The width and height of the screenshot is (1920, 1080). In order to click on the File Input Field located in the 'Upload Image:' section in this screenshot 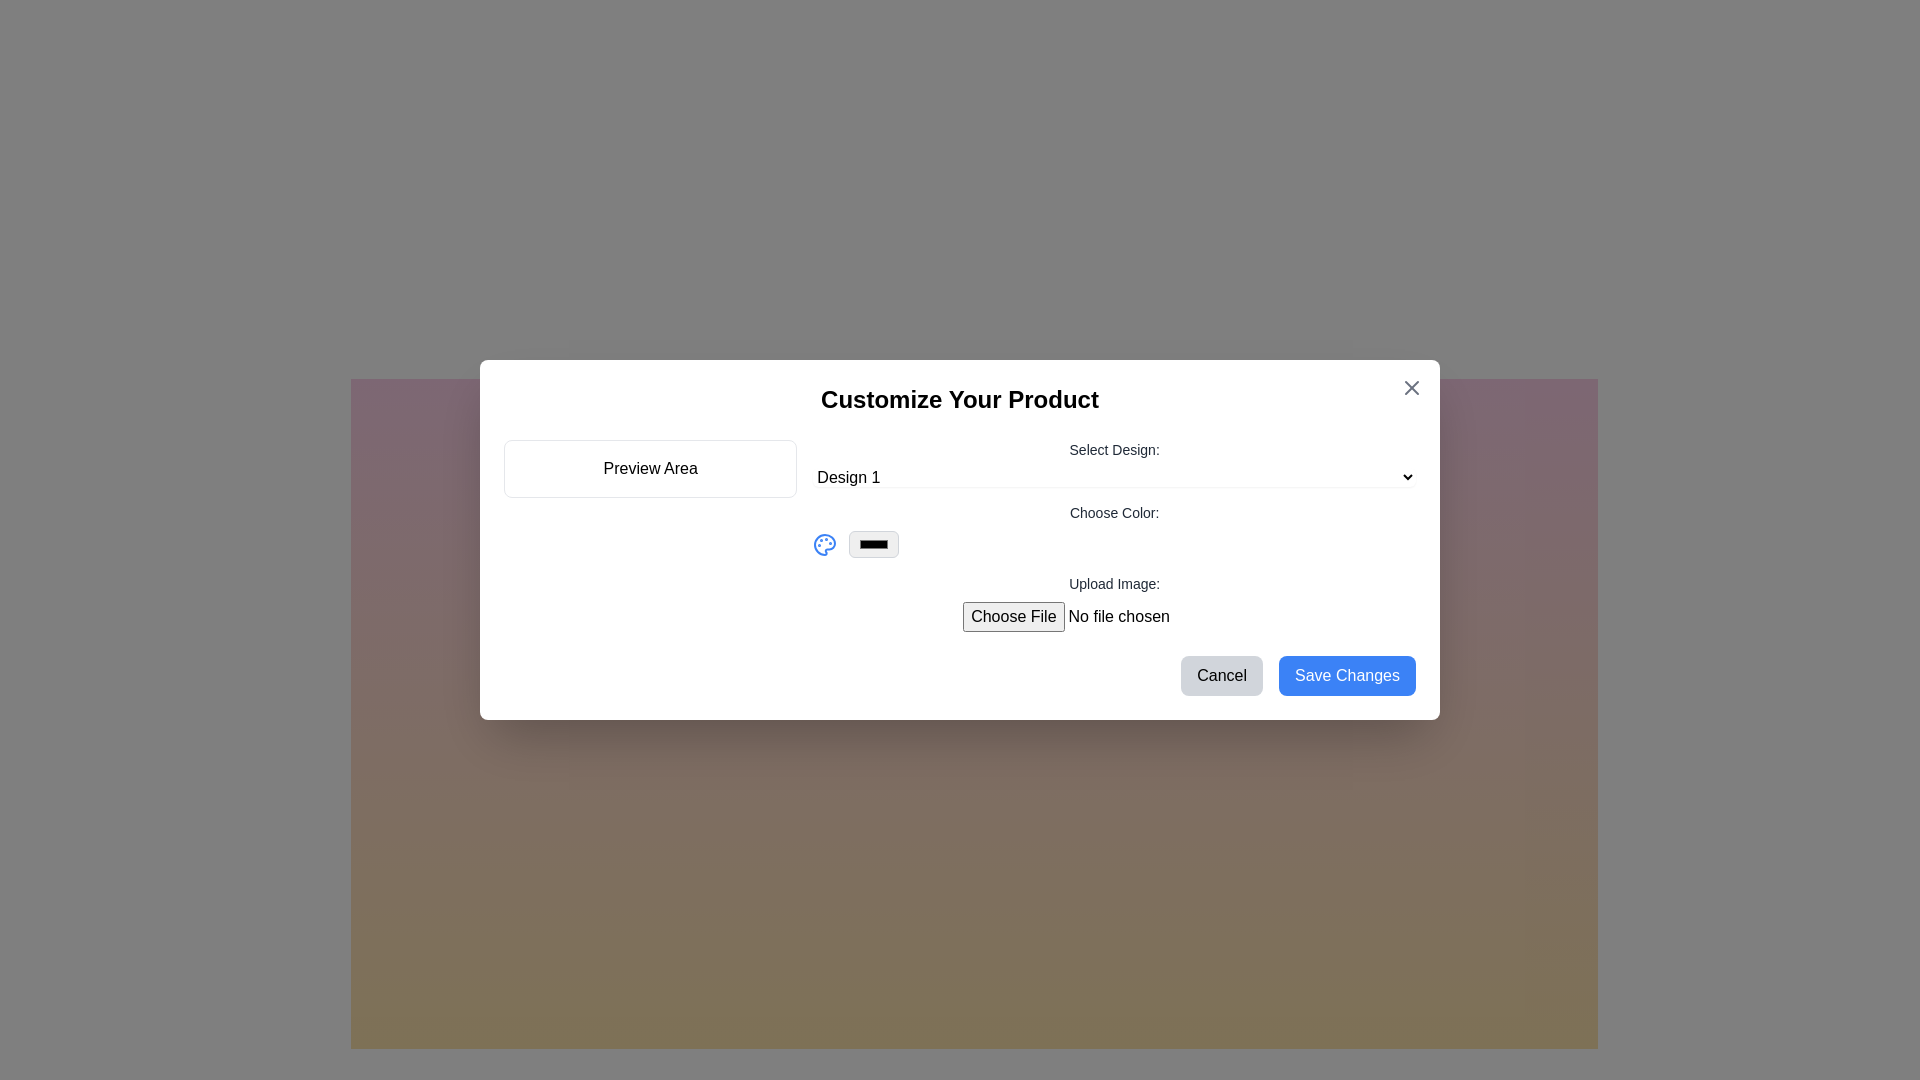, I will do `click(1113, 616)`.